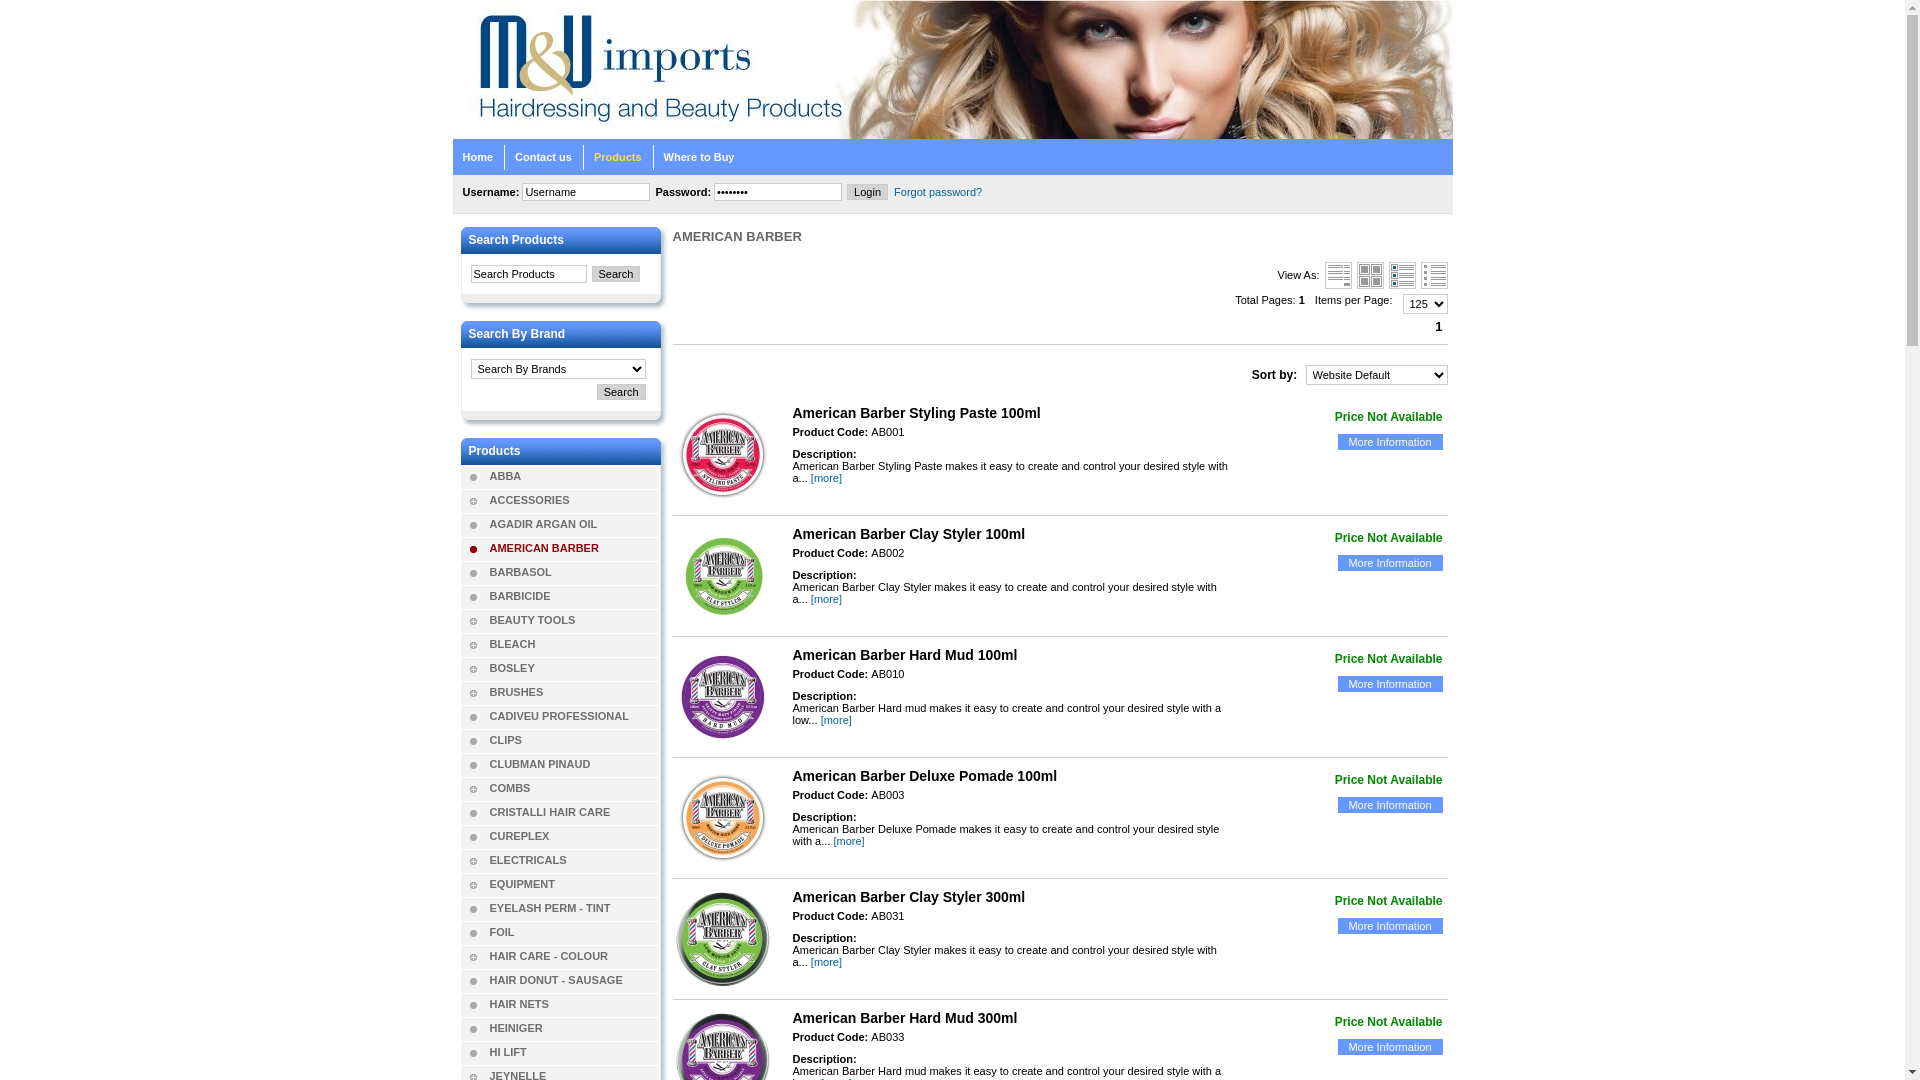  Describe the element at coordinates (573, 763) in the screenshot. I see `'CLUBMAN PINAUD'` at that location.